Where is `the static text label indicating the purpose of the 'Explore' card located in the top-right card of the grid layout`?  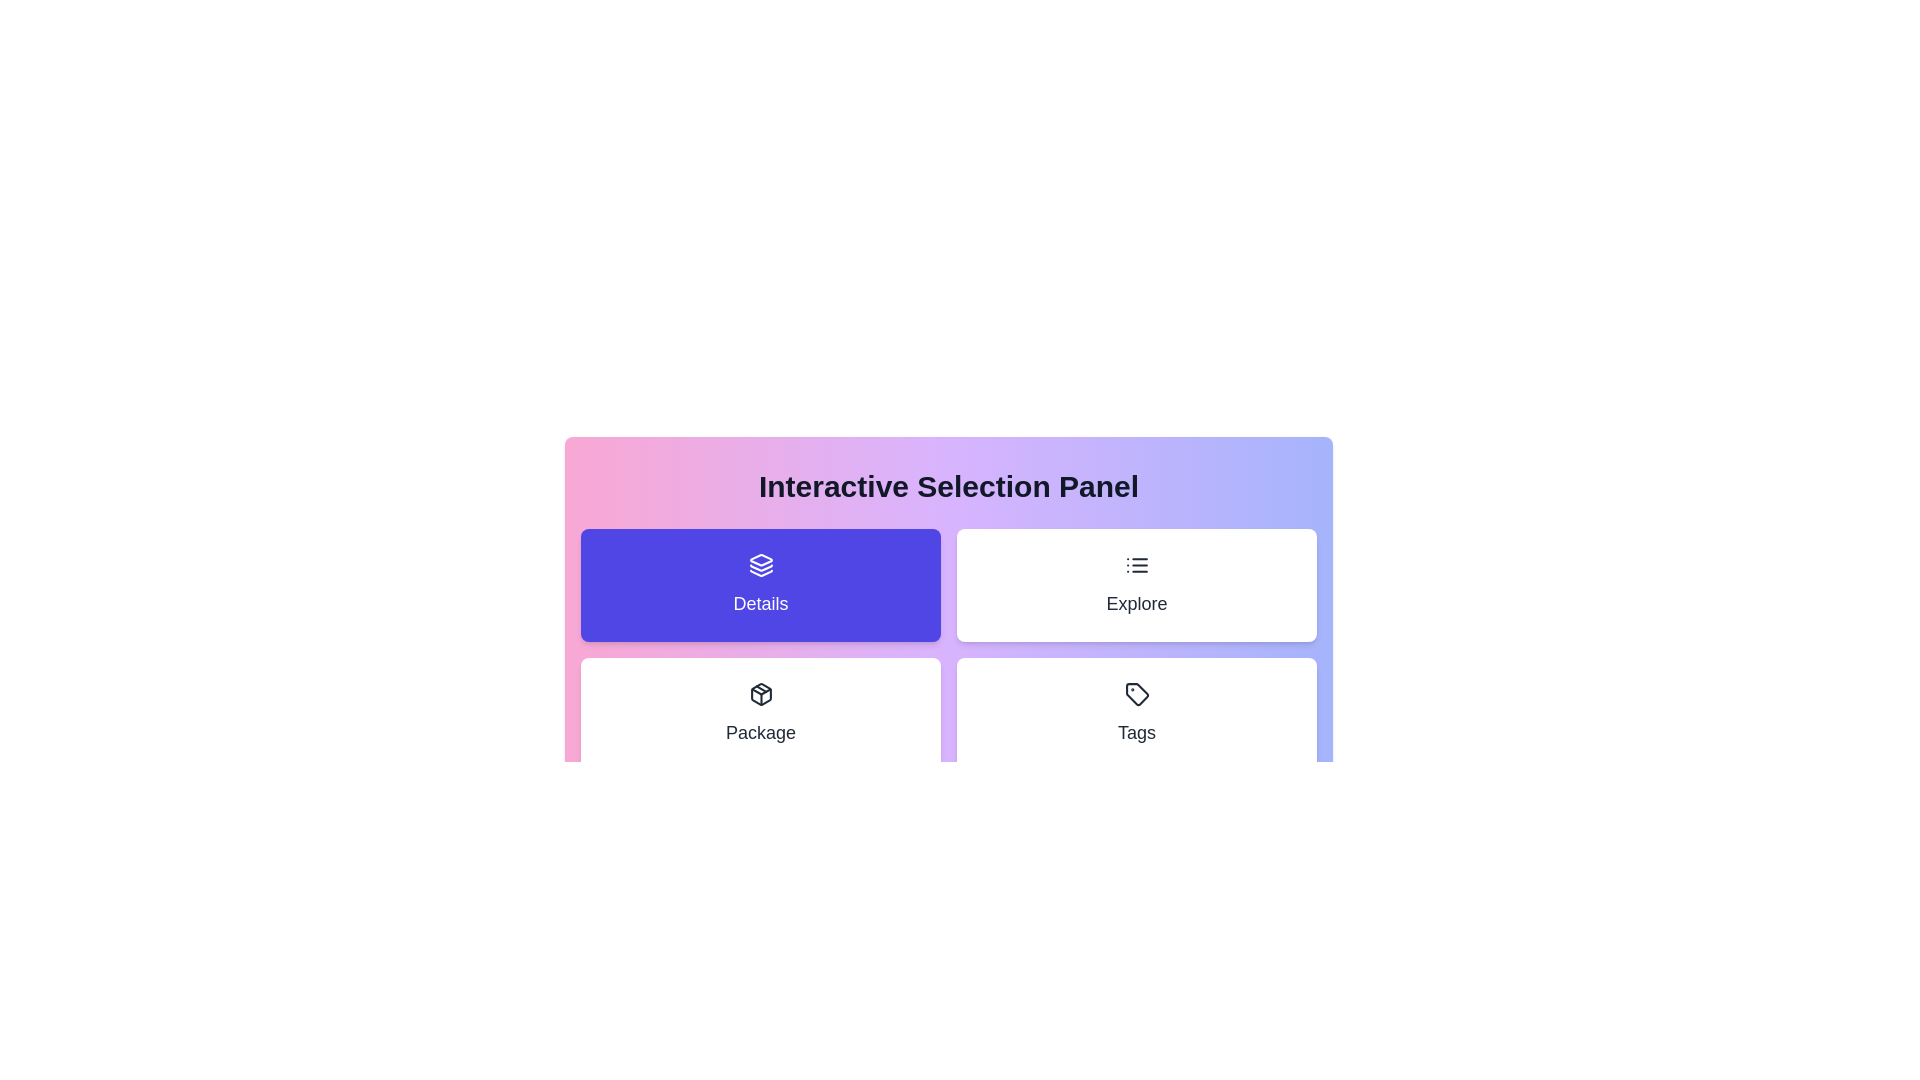
the static text label indicating the purpose of the 'Explore' card located in the top-right card of the grid layout is located at coordinates (1137, 603).